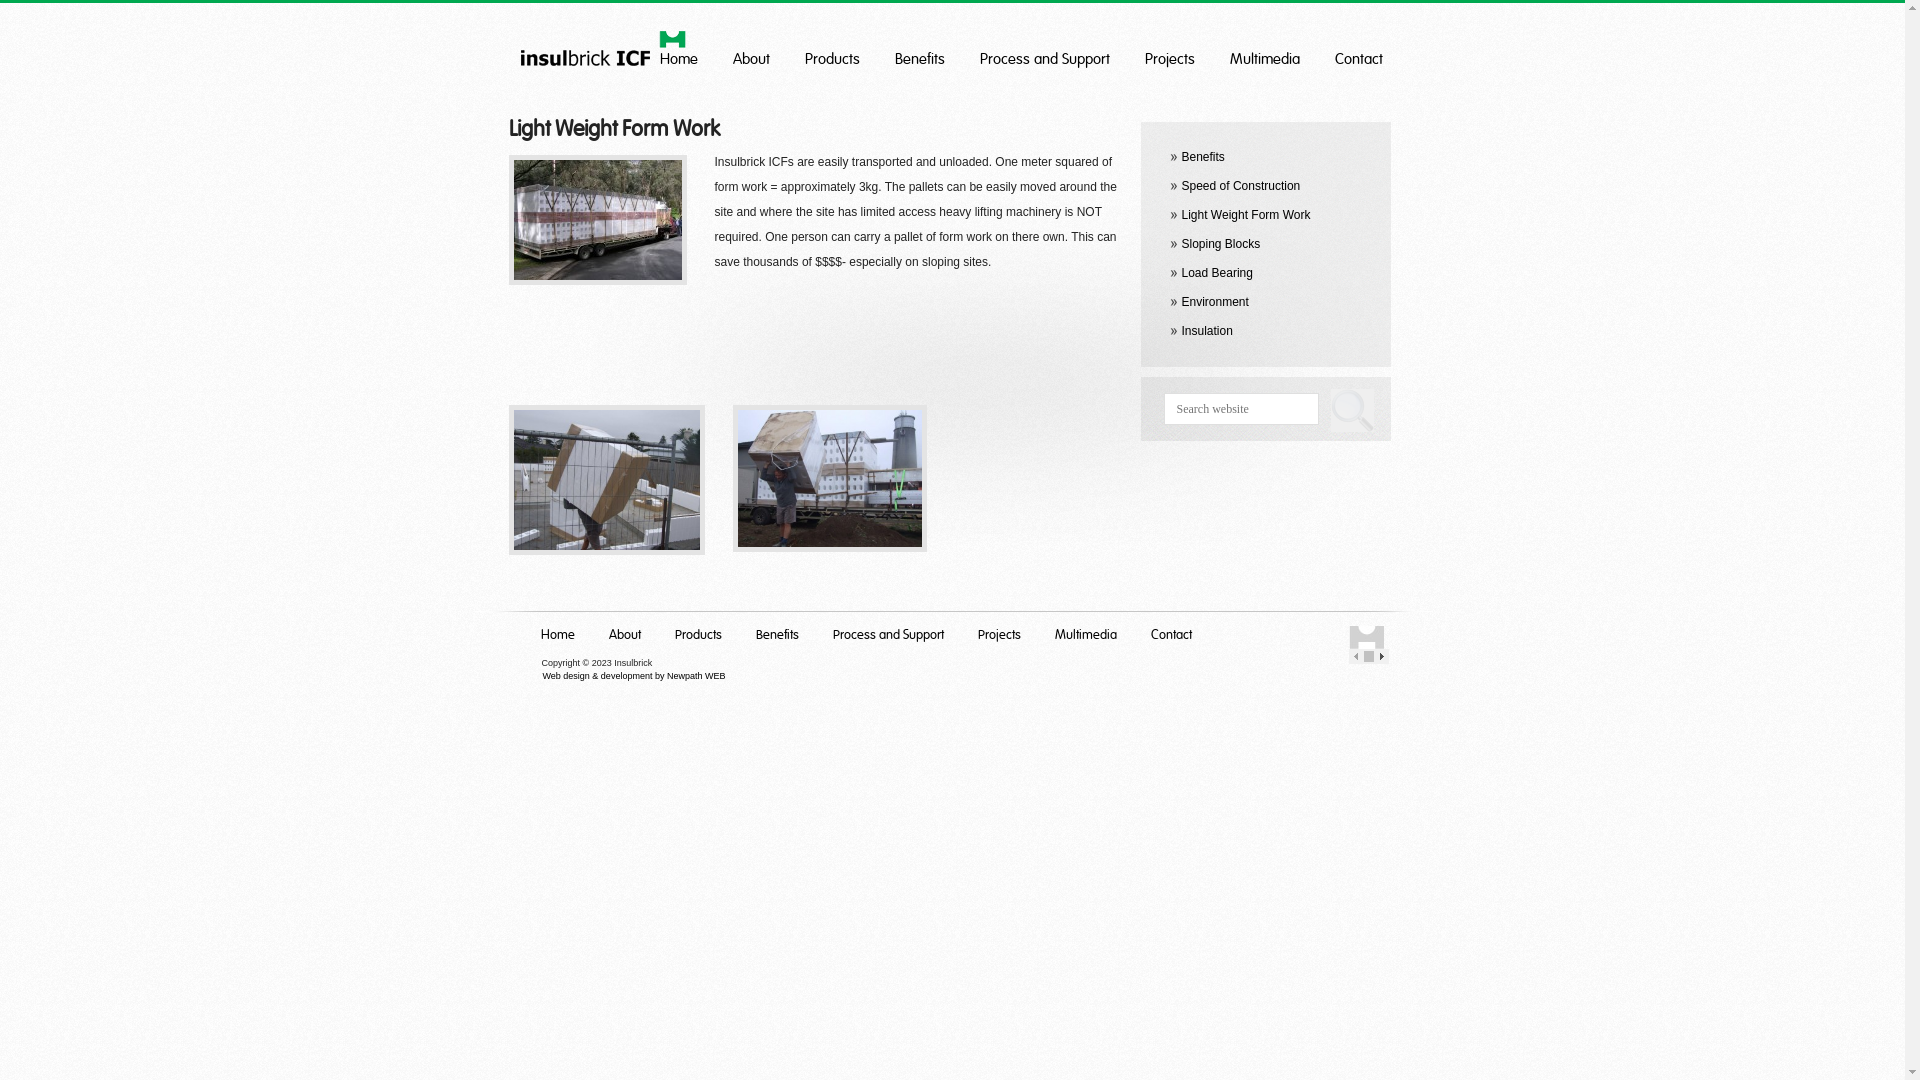 The image size is (1920, 1080). I want to click on 'Projects', so click(1169, 53).